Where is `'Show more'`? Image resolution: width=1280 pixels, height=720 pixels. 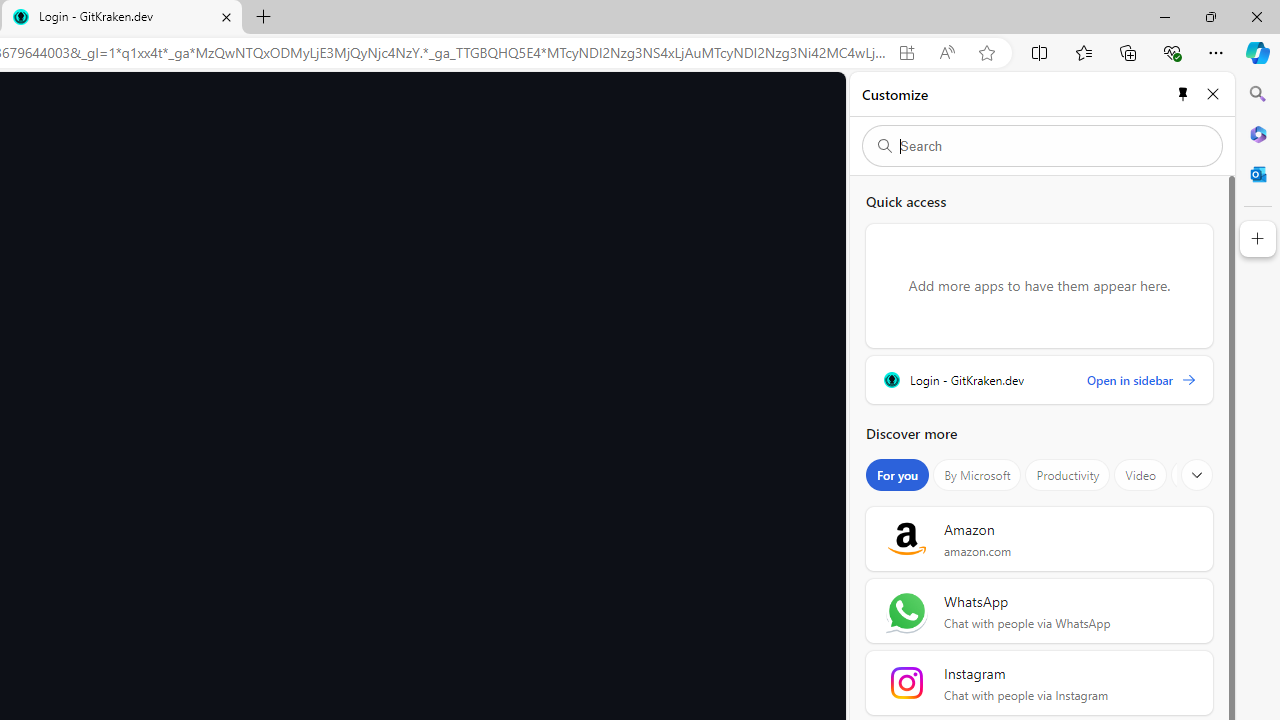 'Show more' is located at coordinates (1197, 475).